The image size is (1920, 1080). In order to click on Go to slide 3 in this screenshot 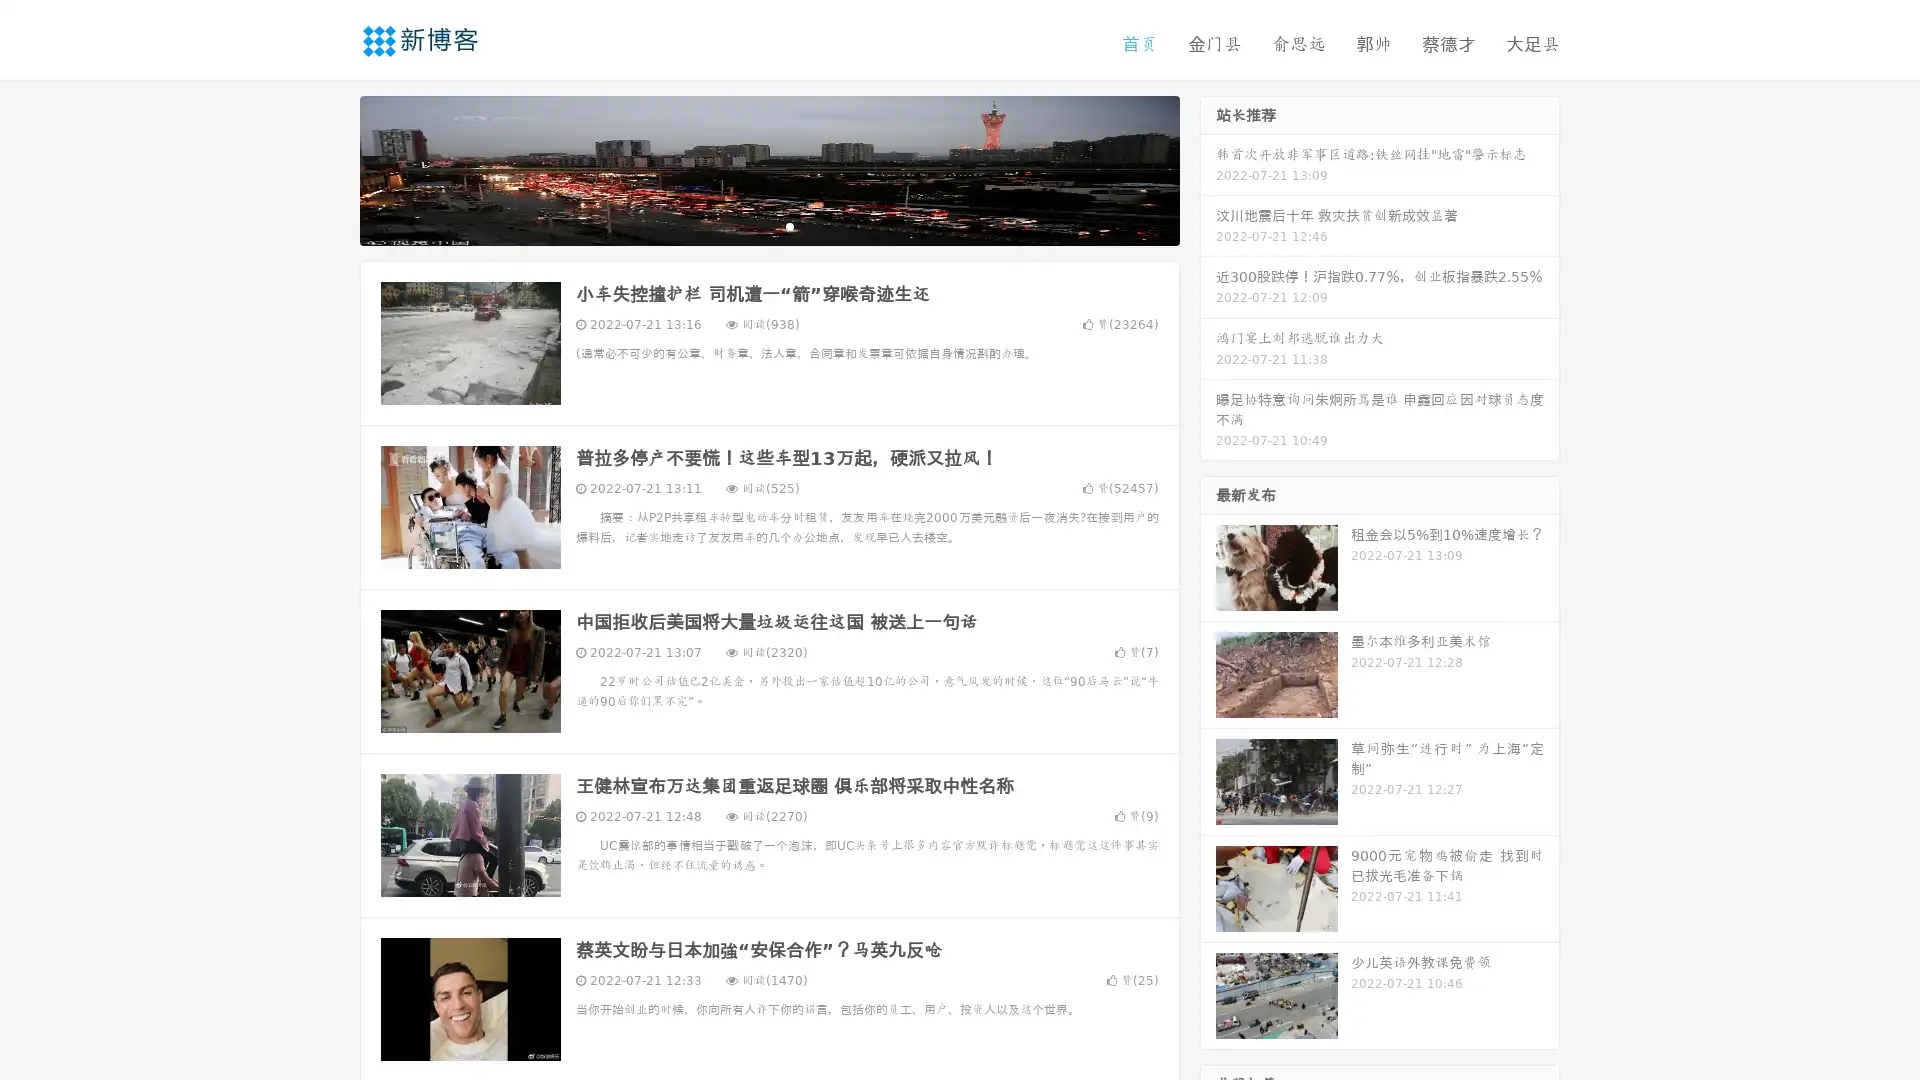, I will do `click(789, 225)`.